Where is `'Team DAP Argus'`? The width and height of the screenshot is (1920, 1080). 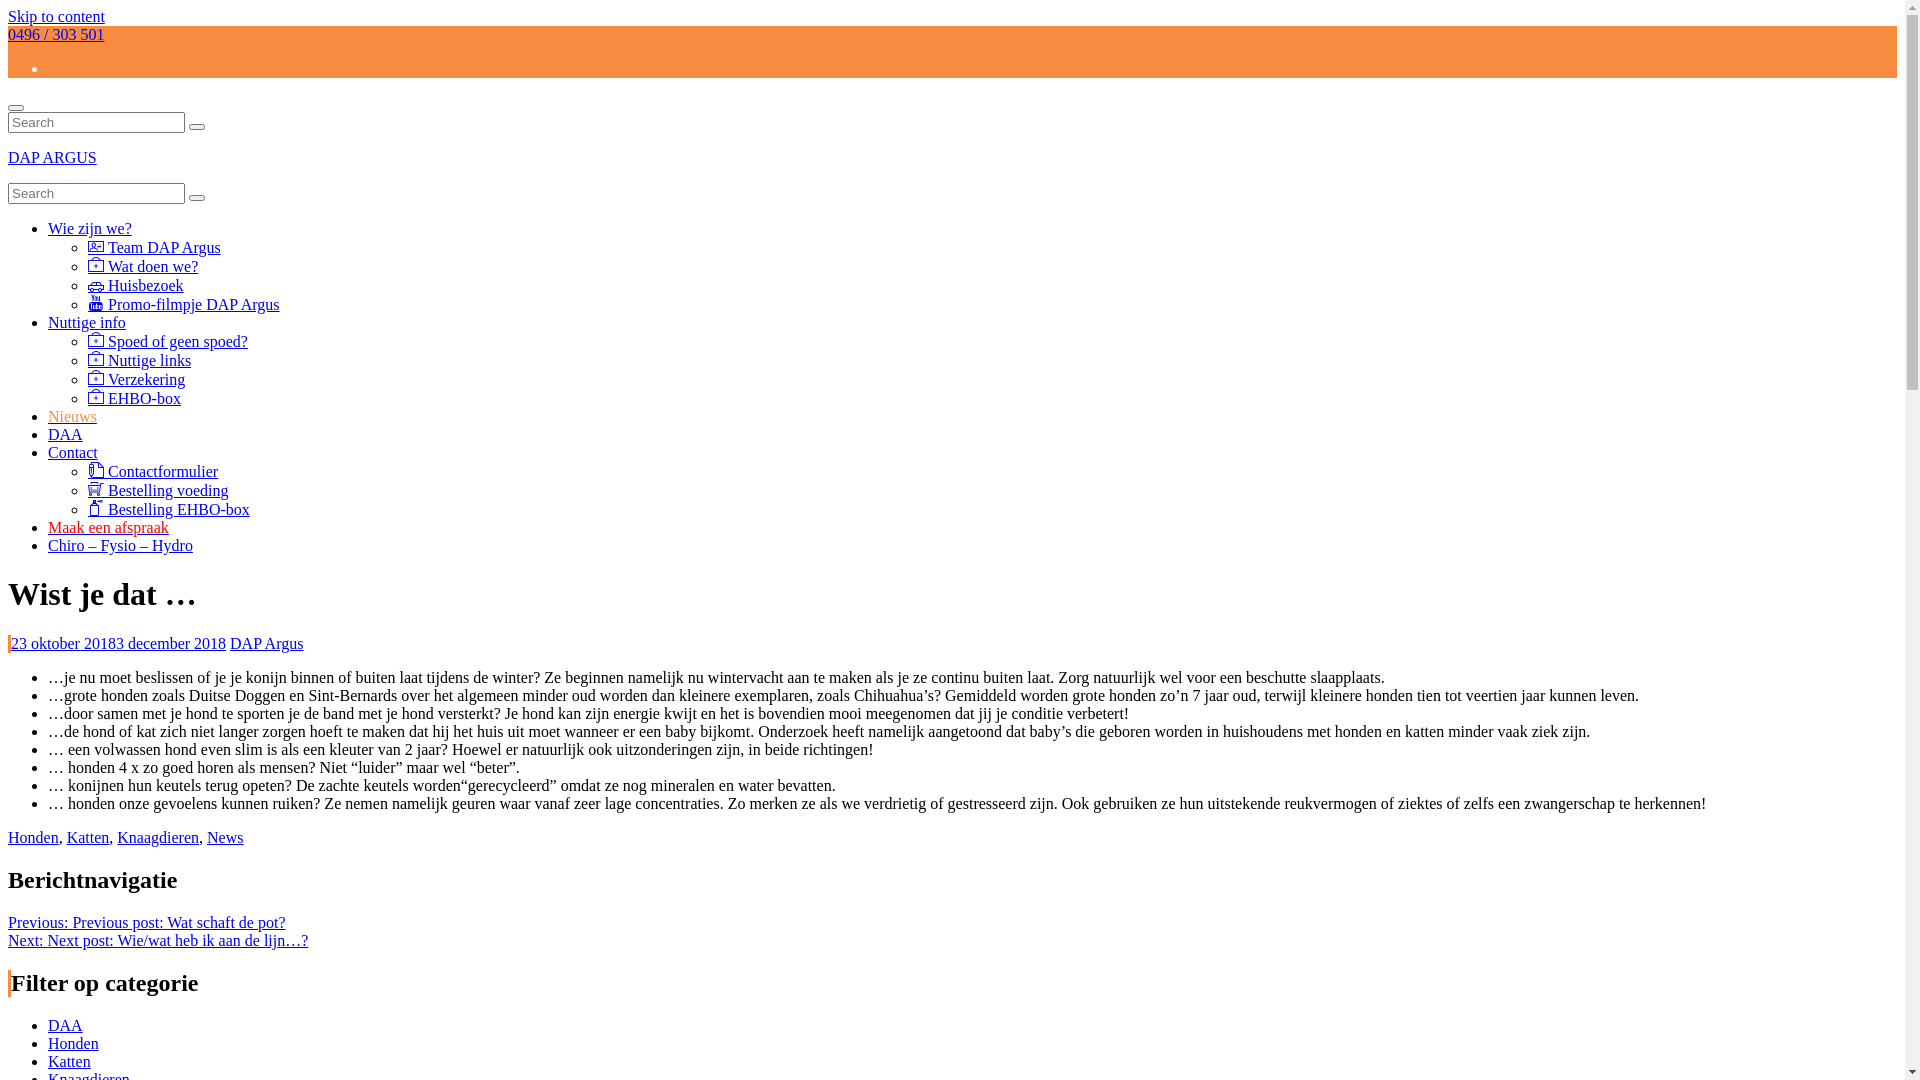
'Team DAP Argus' is located at coordinates (153, 246).